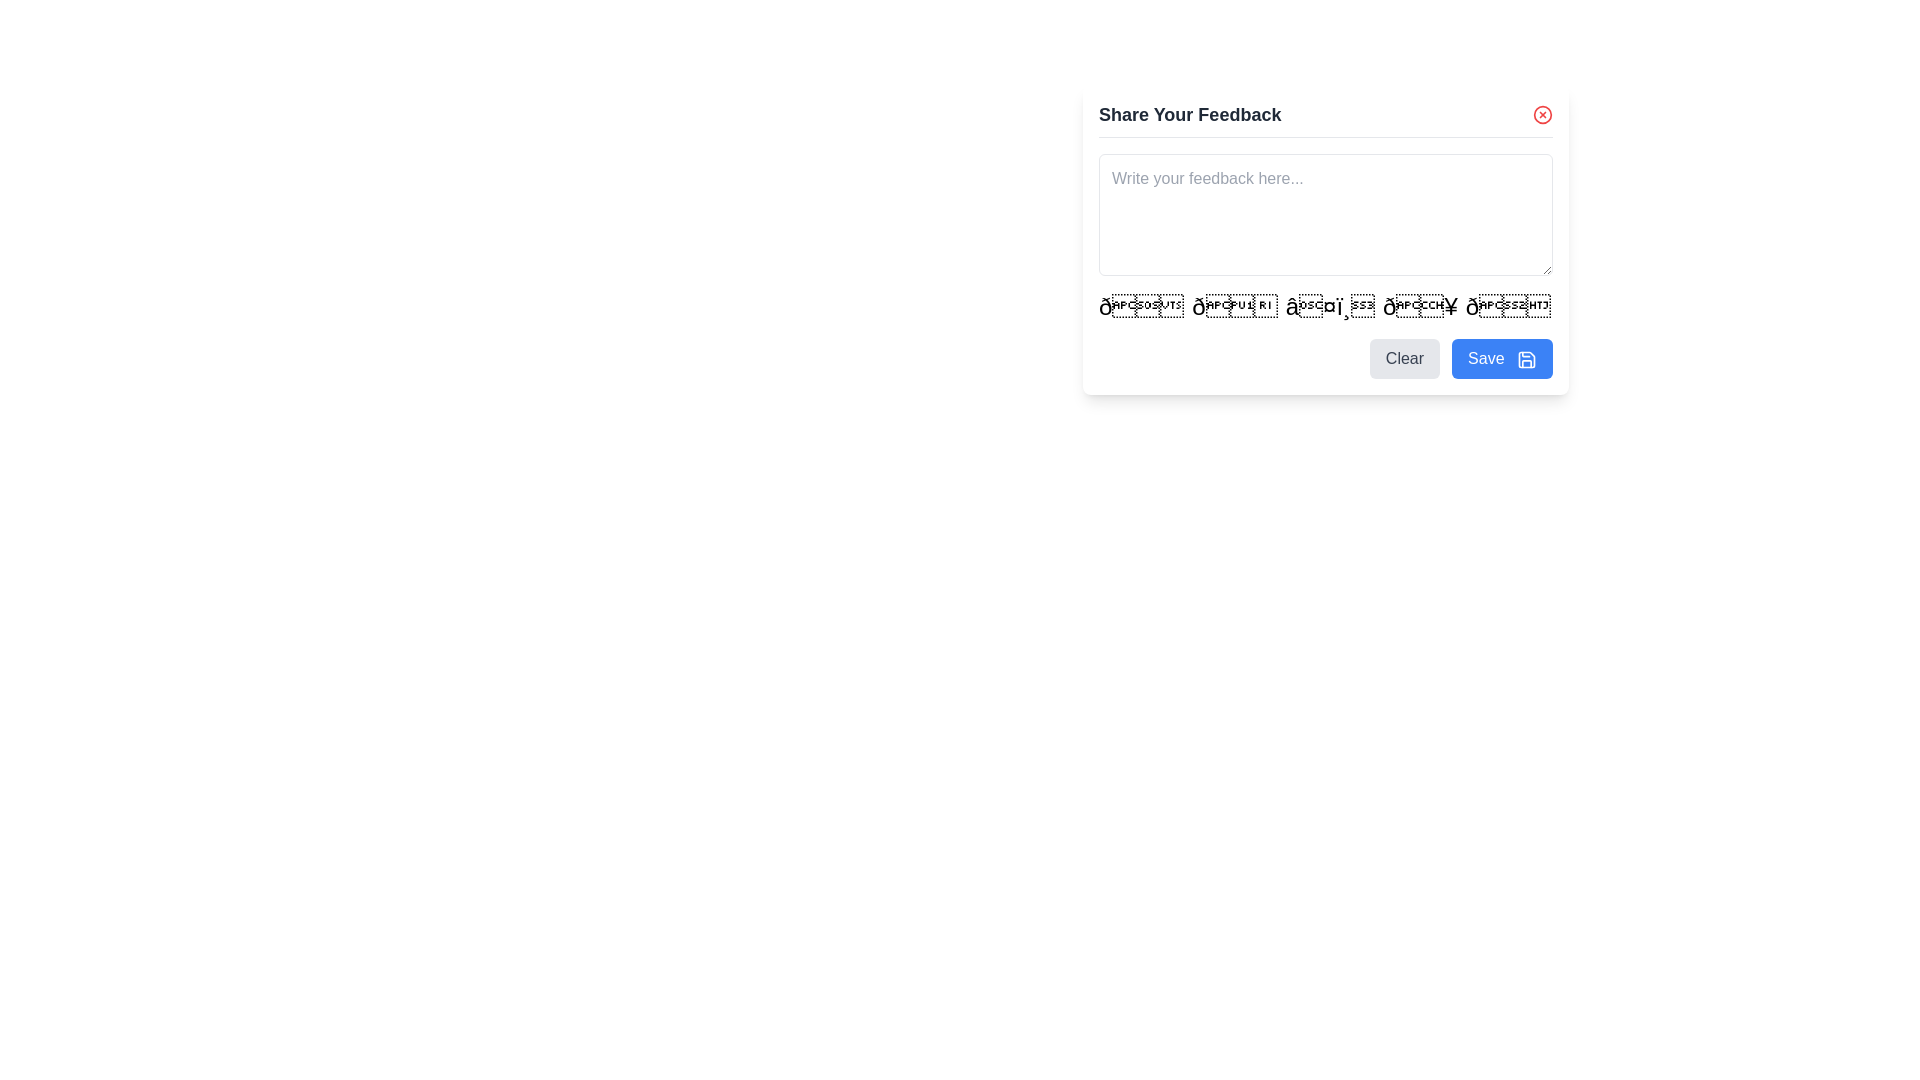  Describe the element at coordinates (1233, 307) in the screenshot. I see `the interactive emoji-style button '👍' located between the smiley face emoji and the heart emoji in the feedback-sharing section` at that location.